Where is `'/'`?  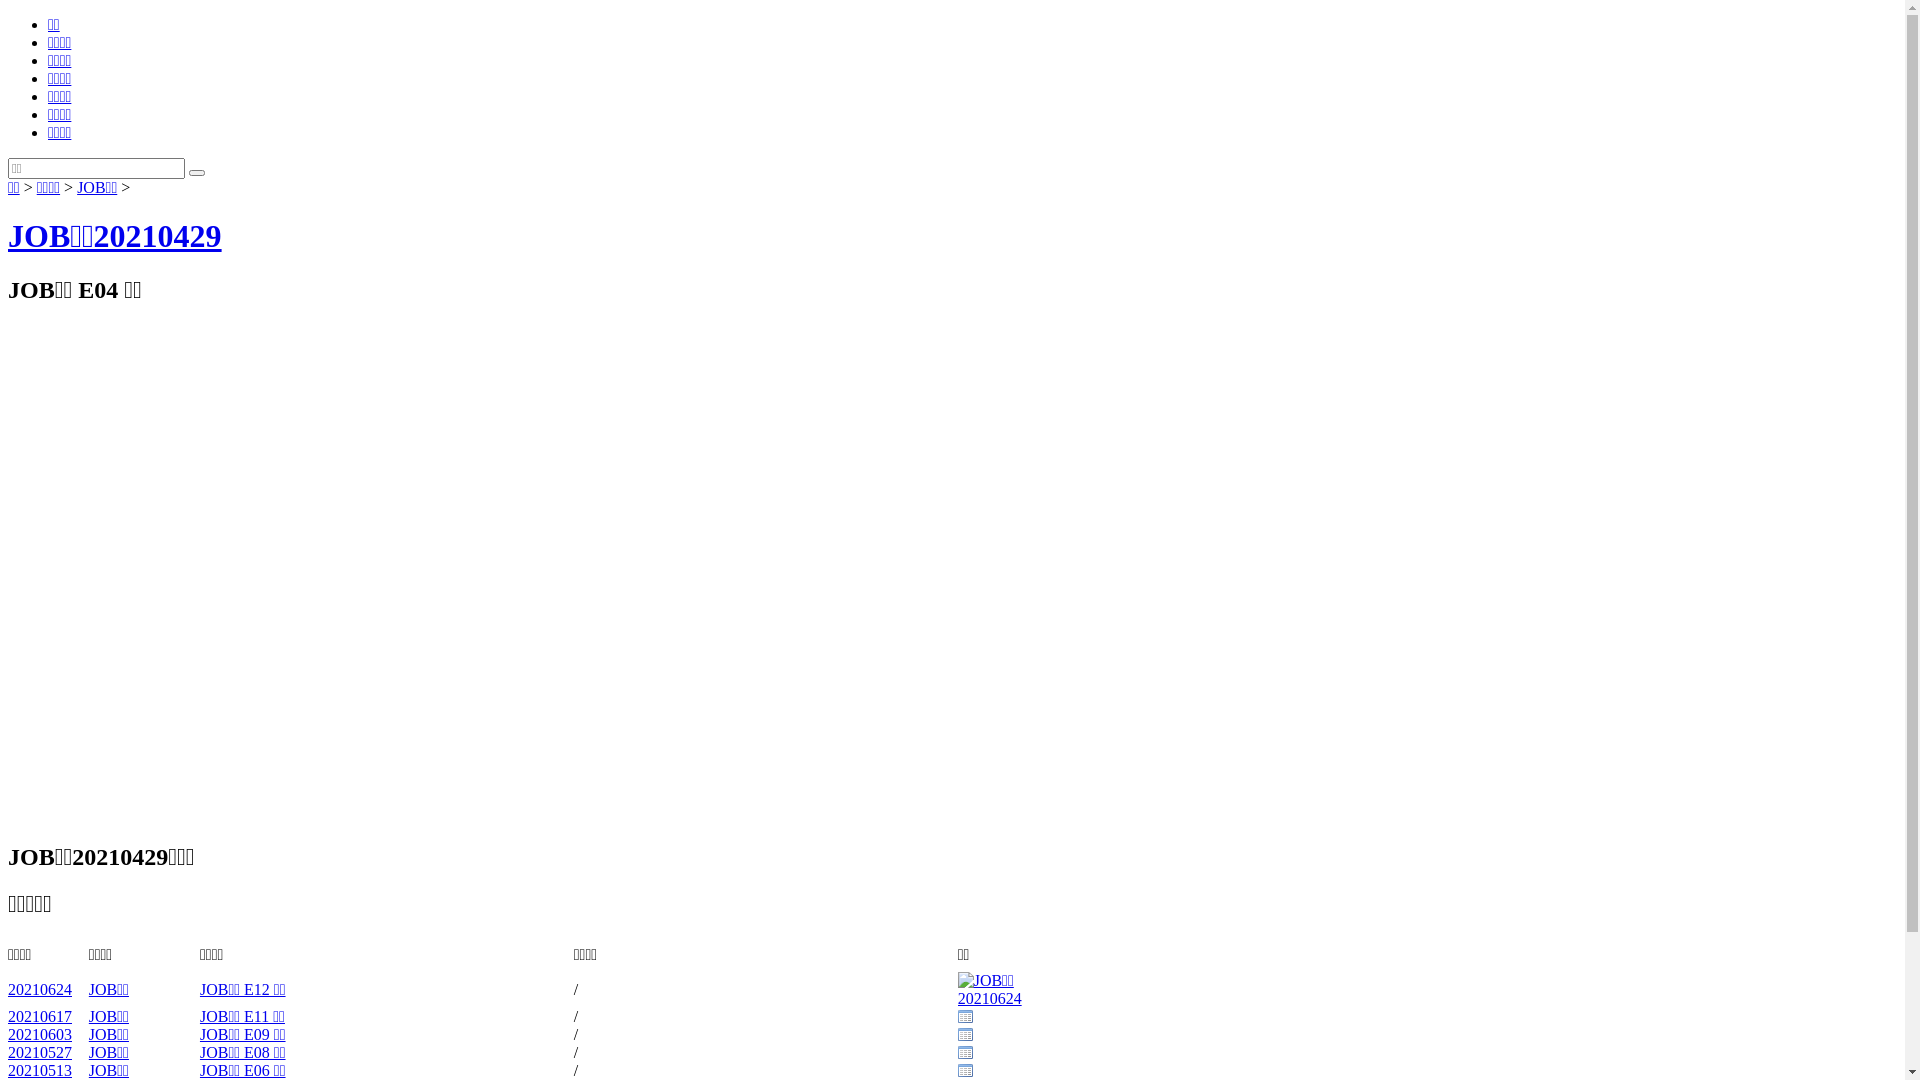 '/' is located at coordinates (575, 1016).